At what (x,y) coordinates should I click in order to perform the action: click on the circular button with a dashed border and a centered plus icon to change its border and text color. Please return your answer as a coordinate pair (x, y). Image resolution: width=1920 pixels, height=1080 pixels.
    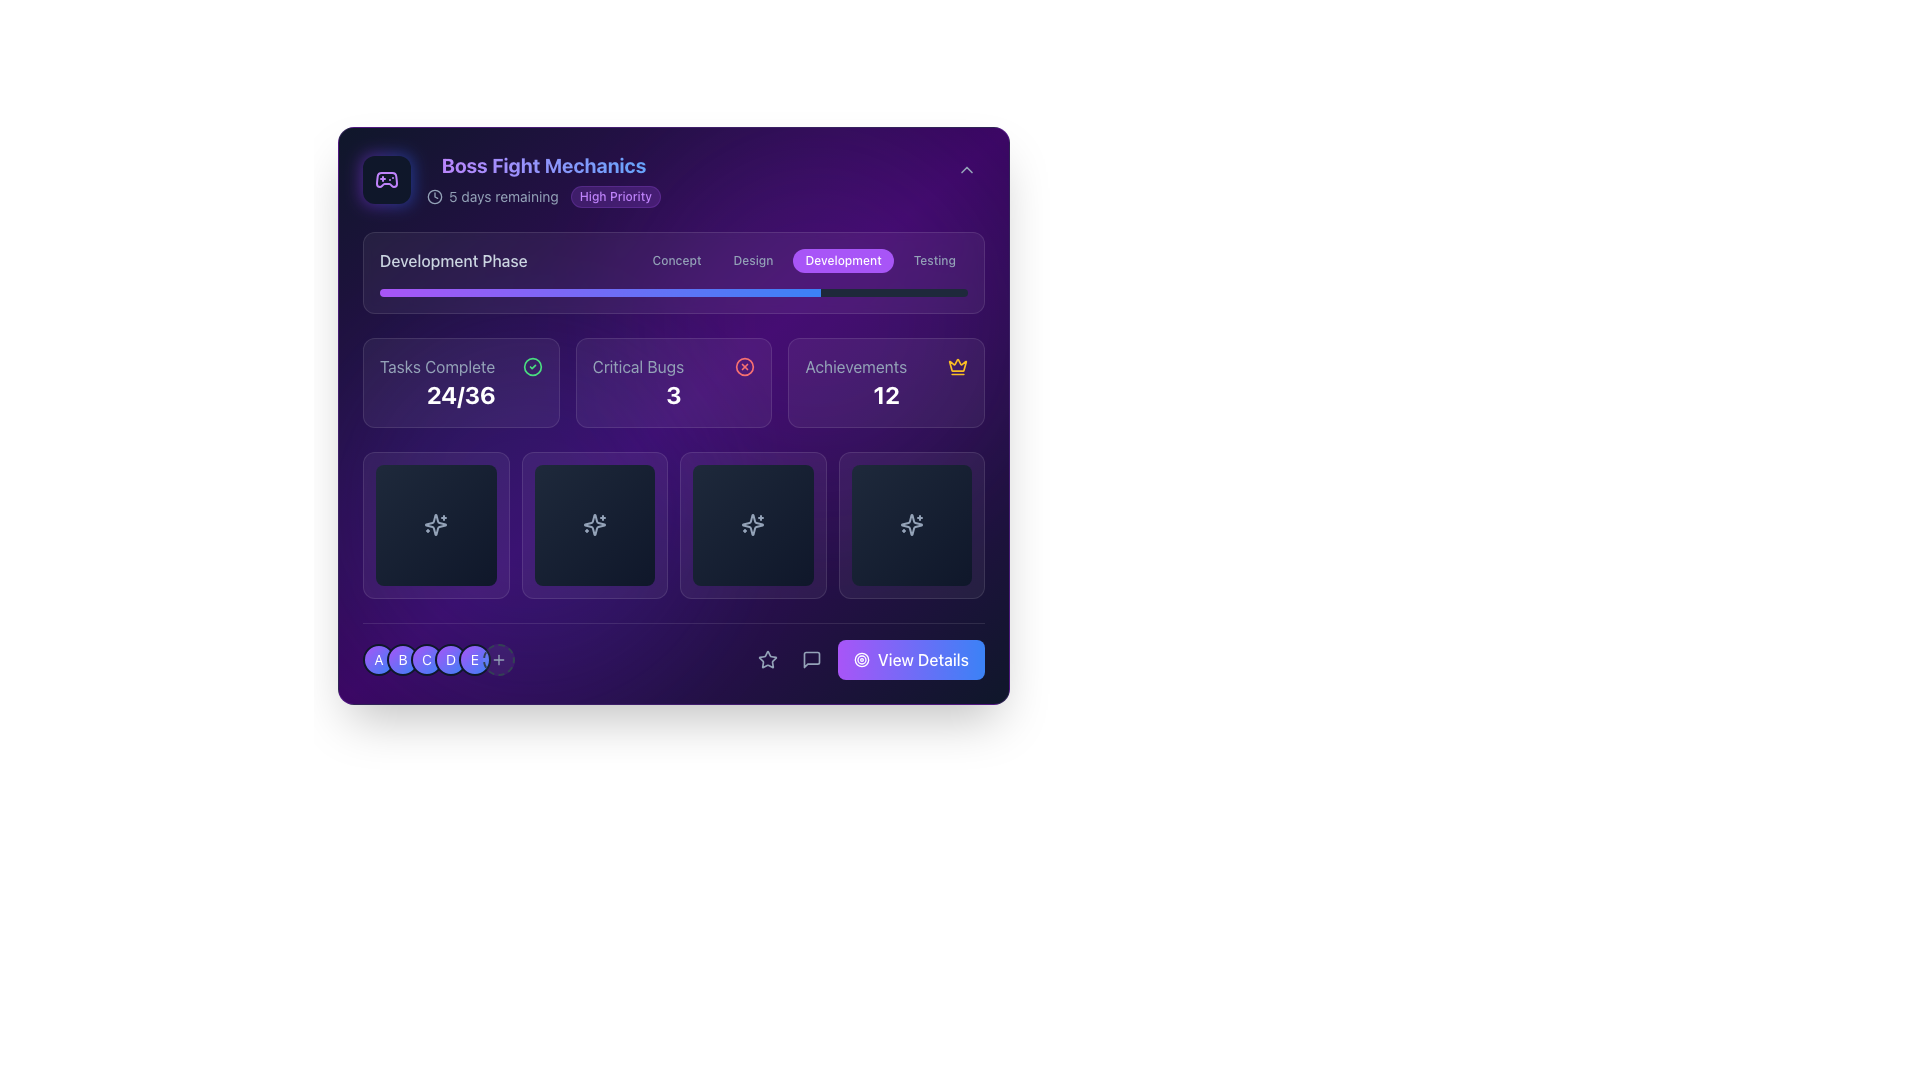
    Looking at the image, I should click on (499, 659).